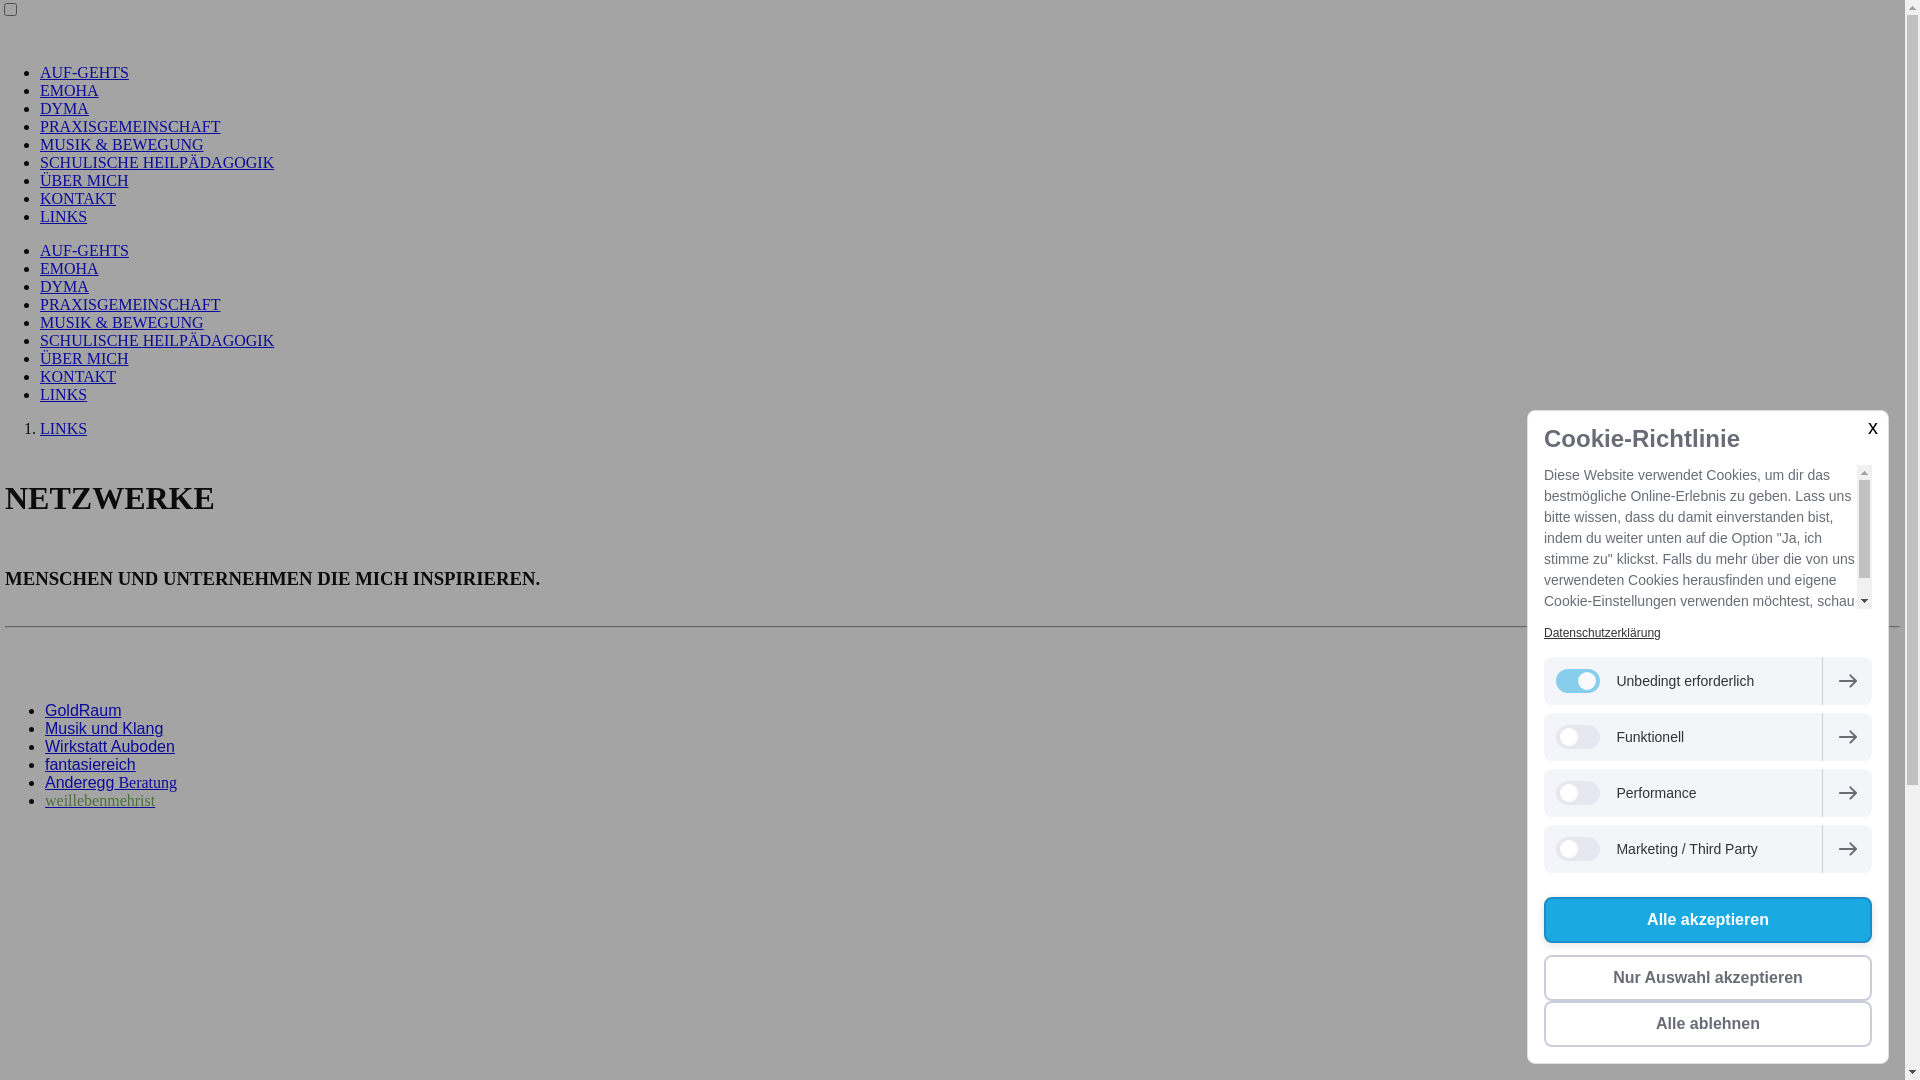 The width and height of the screenshot is (1920, 1080). I want to click on 'Wirkstatt Auboden', so click(109, 746).